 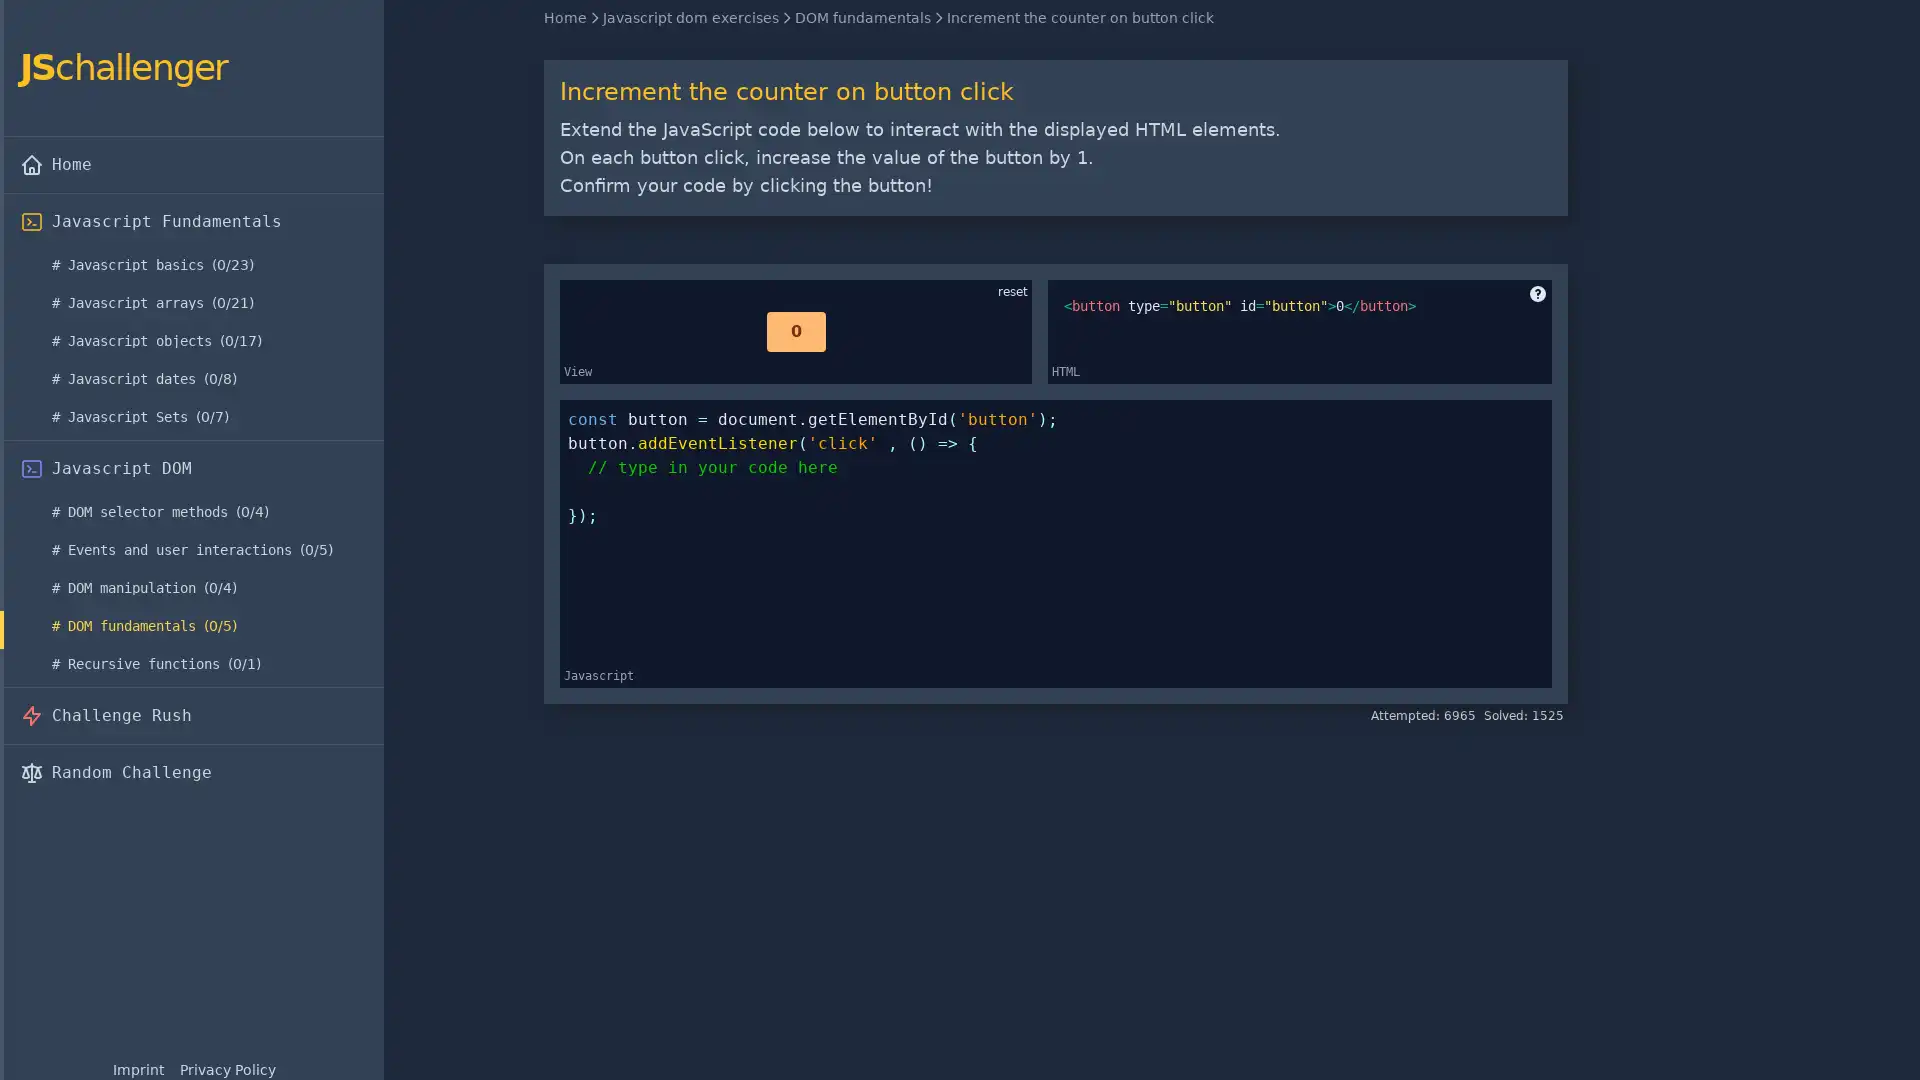 I want to click on reset, so click(x=1012, y=292).